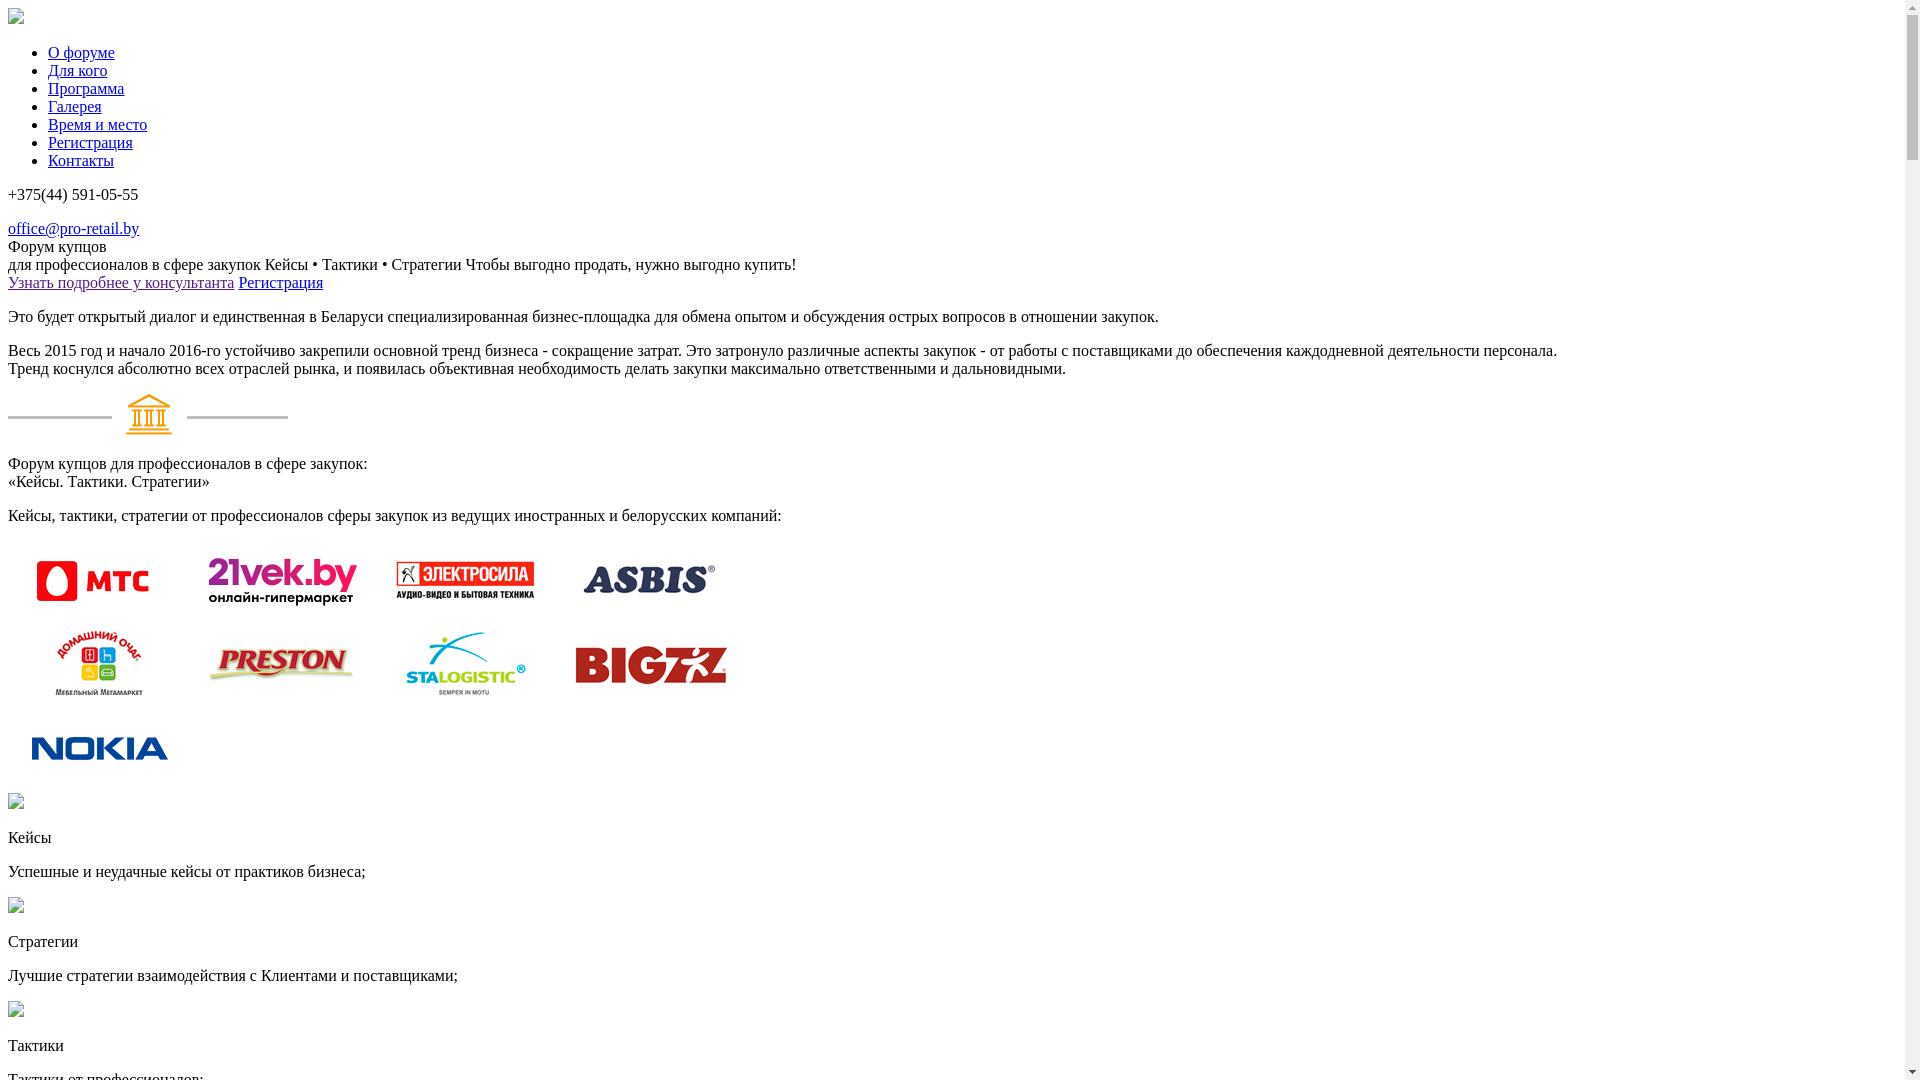 The image size is (1920, 1080). Describe the element at coordinates (8, 227) in the screenshot. I see `'office@pro-retail.by'` at that location.